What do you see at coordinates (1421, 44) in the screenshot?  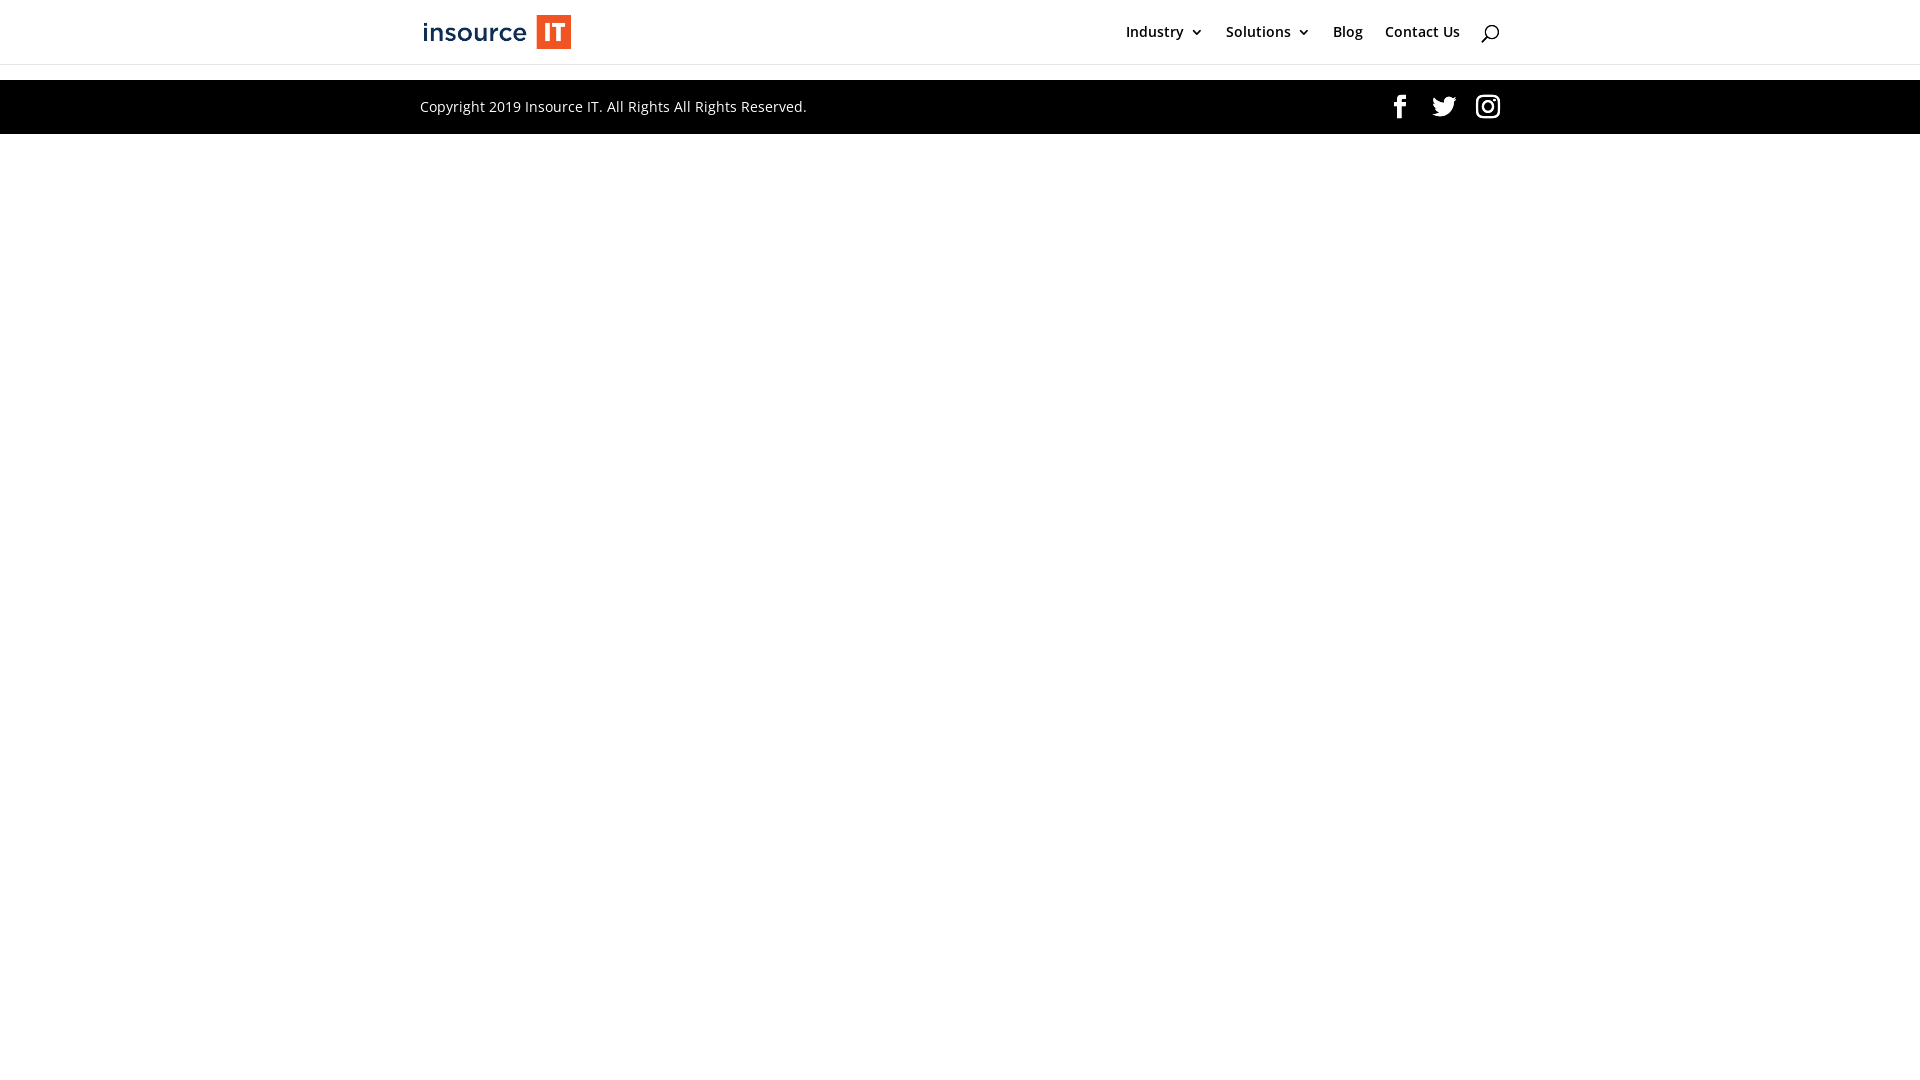 I see `'Contact Us'` at bounding box center [1421, 44].